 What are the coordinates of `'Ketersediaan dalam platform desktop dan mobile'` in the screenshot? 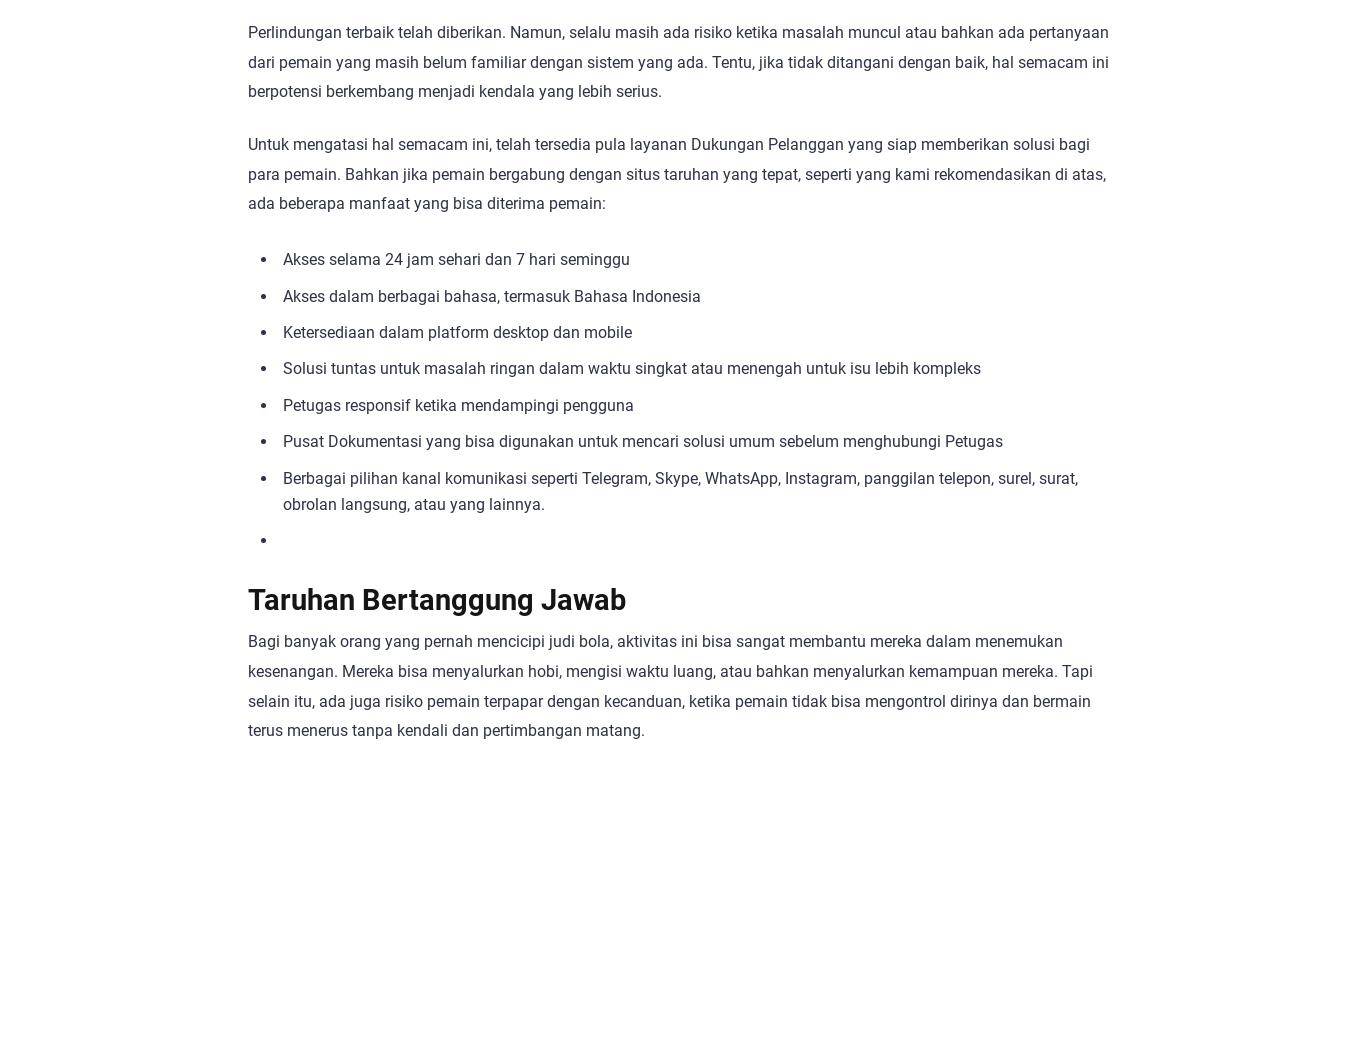 It's located at (457, 330).